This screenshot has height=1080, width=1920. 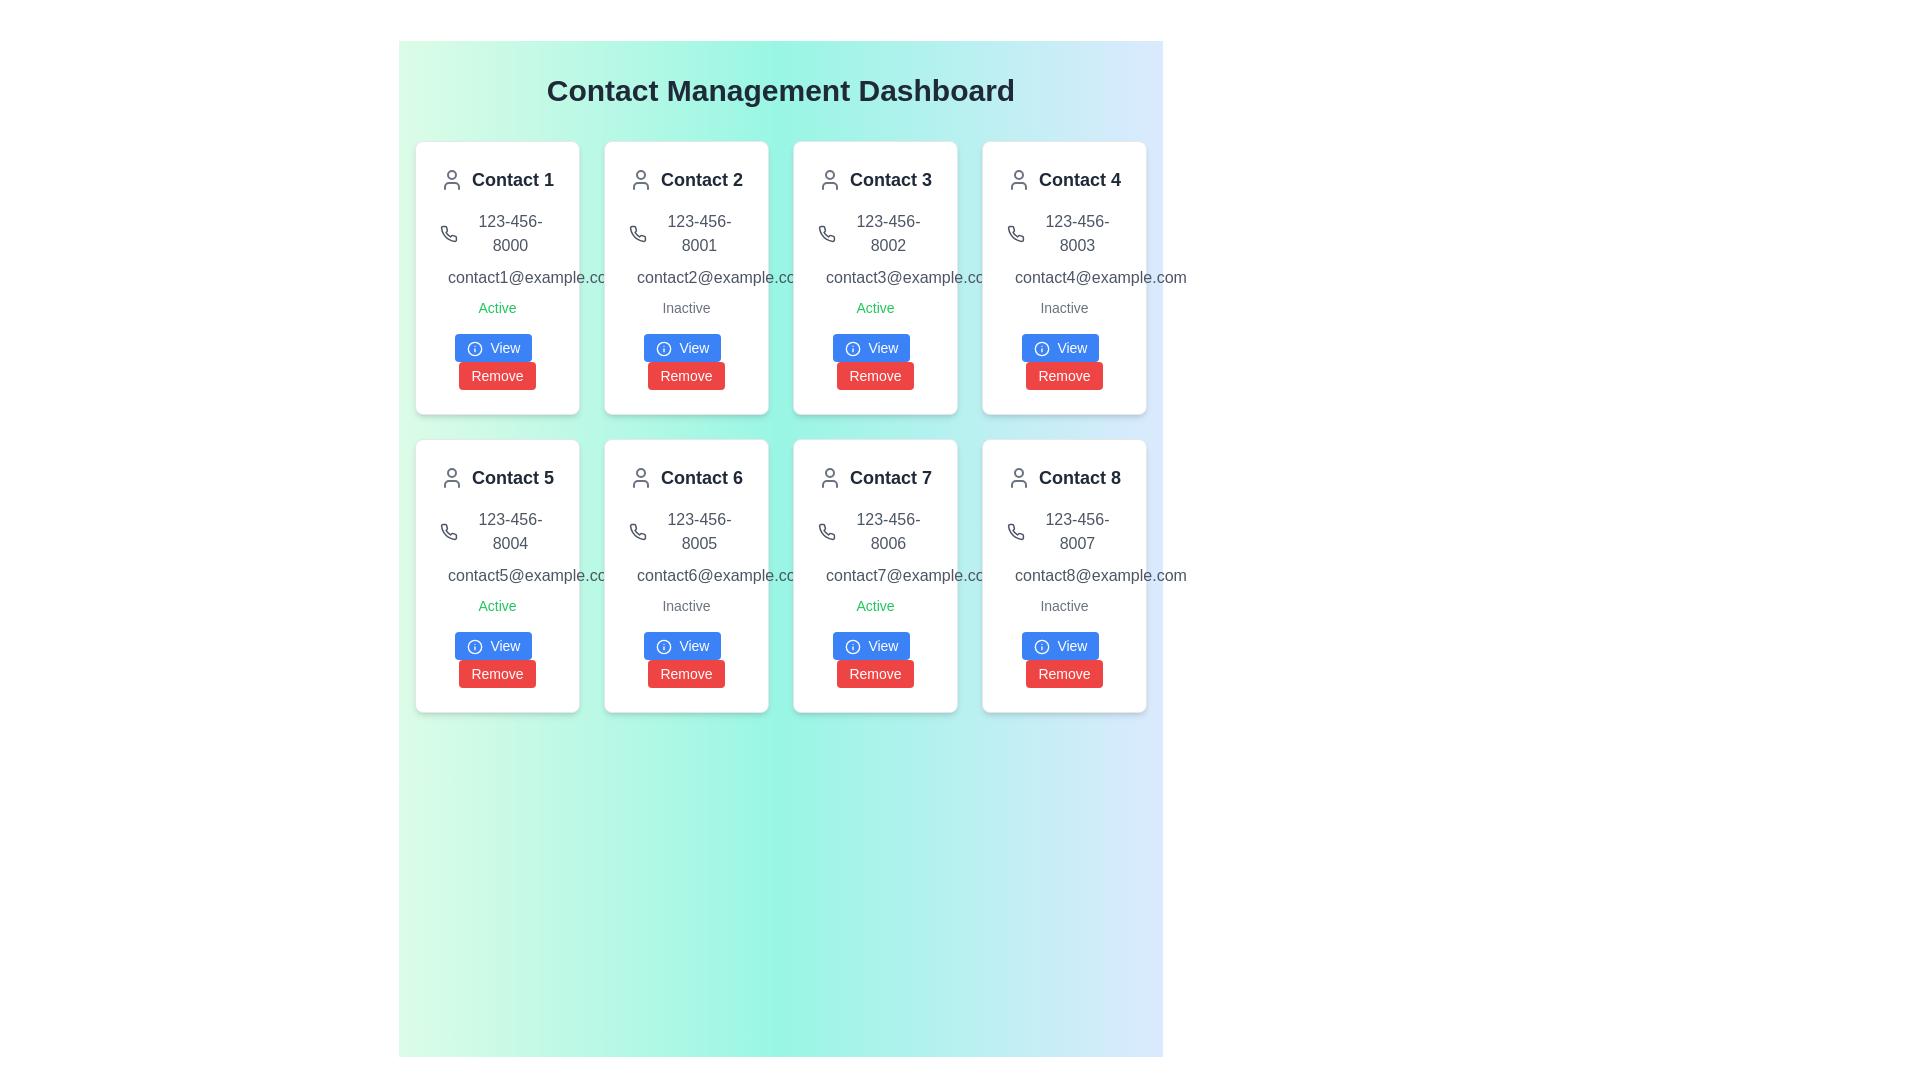 I want to click on the text label reading 'Contact 8' styled with a bold font in dark gray located in the bottom-right corner of a grid layout, so click(x=1079, y=478).